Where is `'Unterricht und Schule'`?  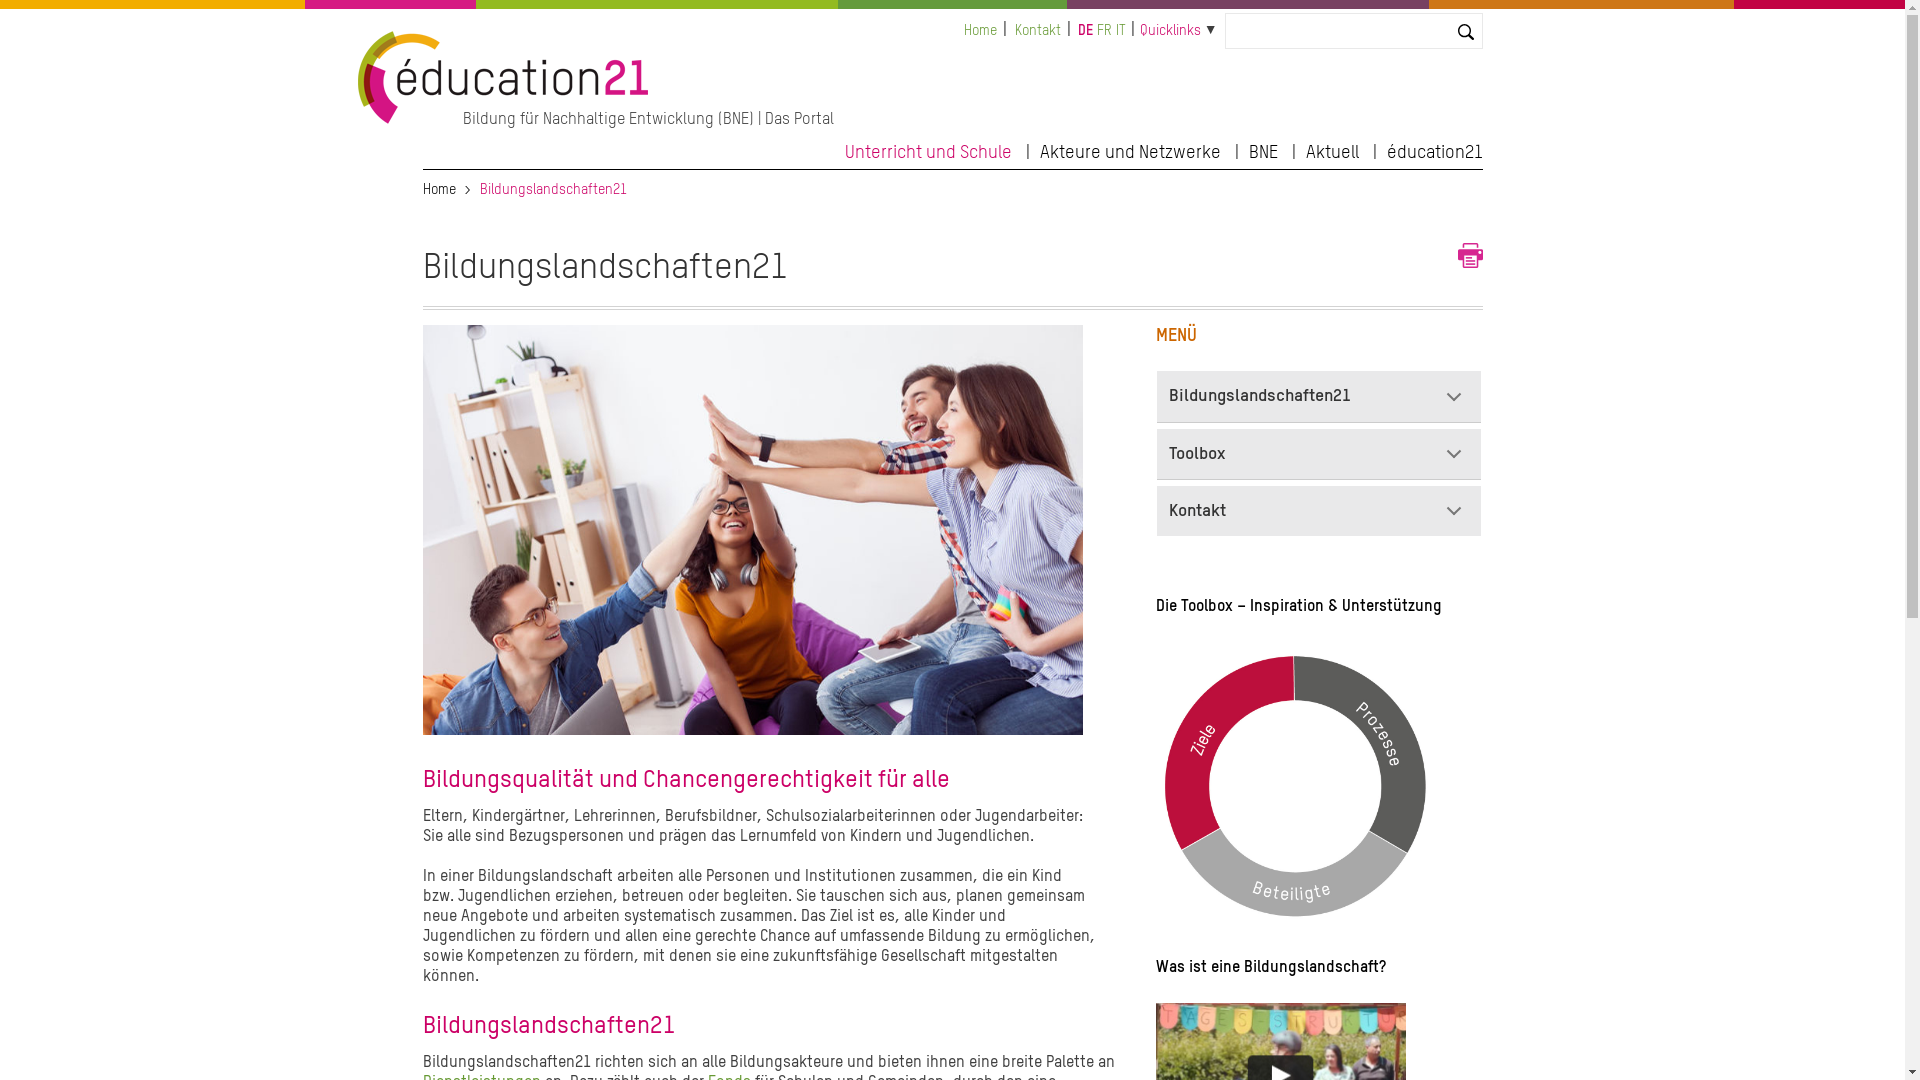
'Unterricht und Schule' is located at coordinates (844, 148).